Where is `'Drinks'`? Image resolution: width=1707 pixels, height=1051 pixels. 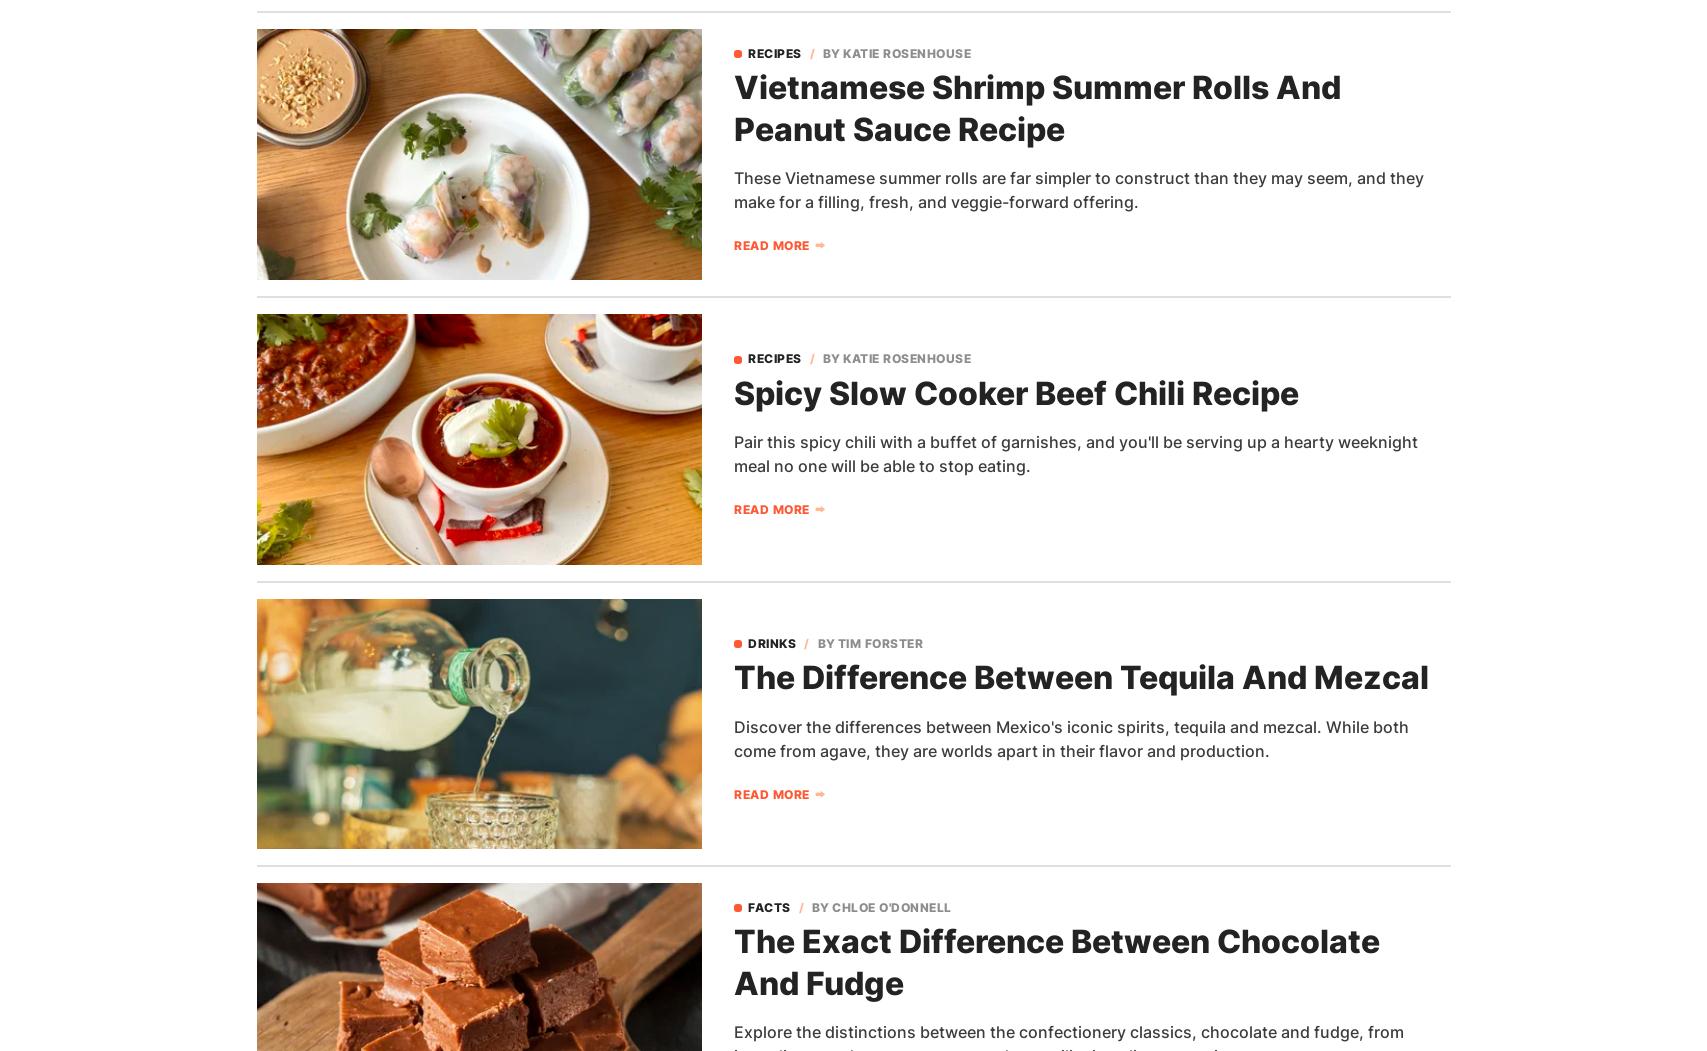 'Drinks' is located at coordinates (772, 641).